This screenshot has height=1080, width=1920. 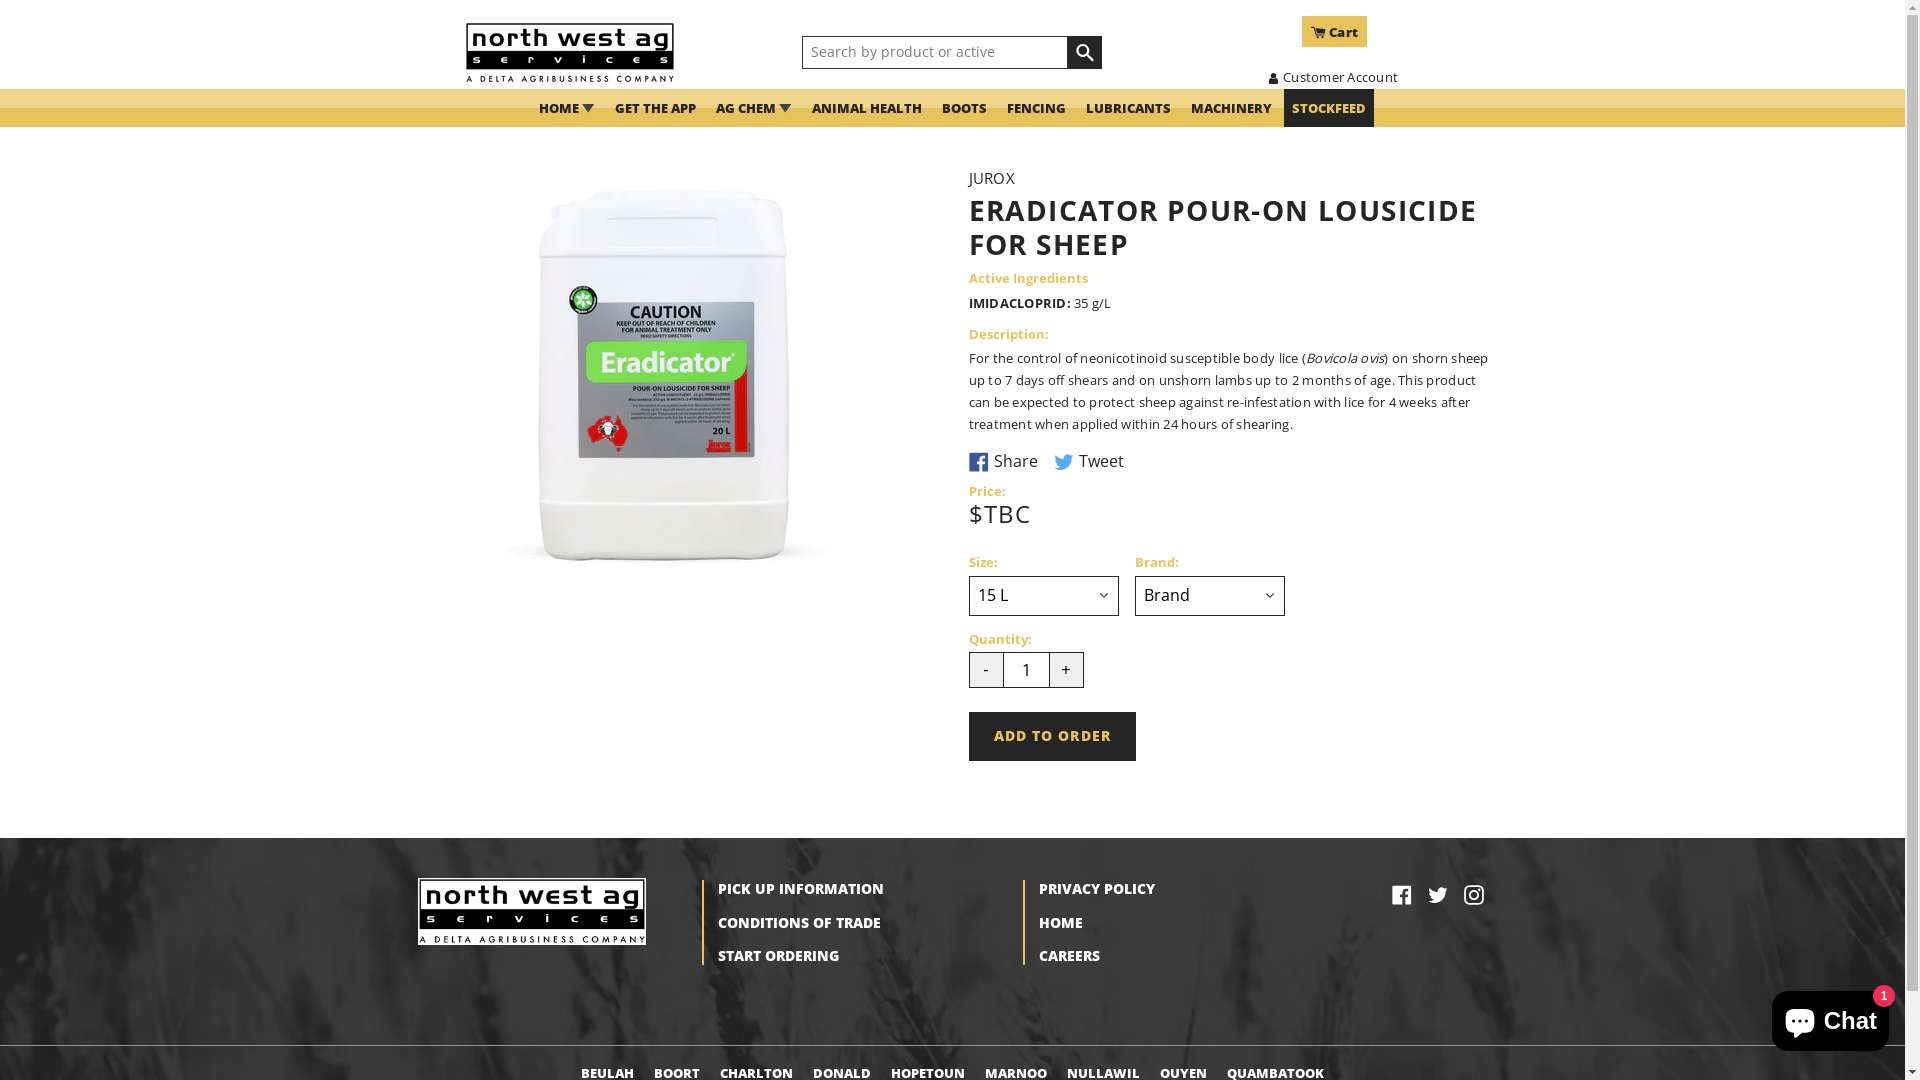 What do you see at coordinates (1036, 108) in the screenshot?
I see `'FENCING'` at bounding box center [1036, 108].